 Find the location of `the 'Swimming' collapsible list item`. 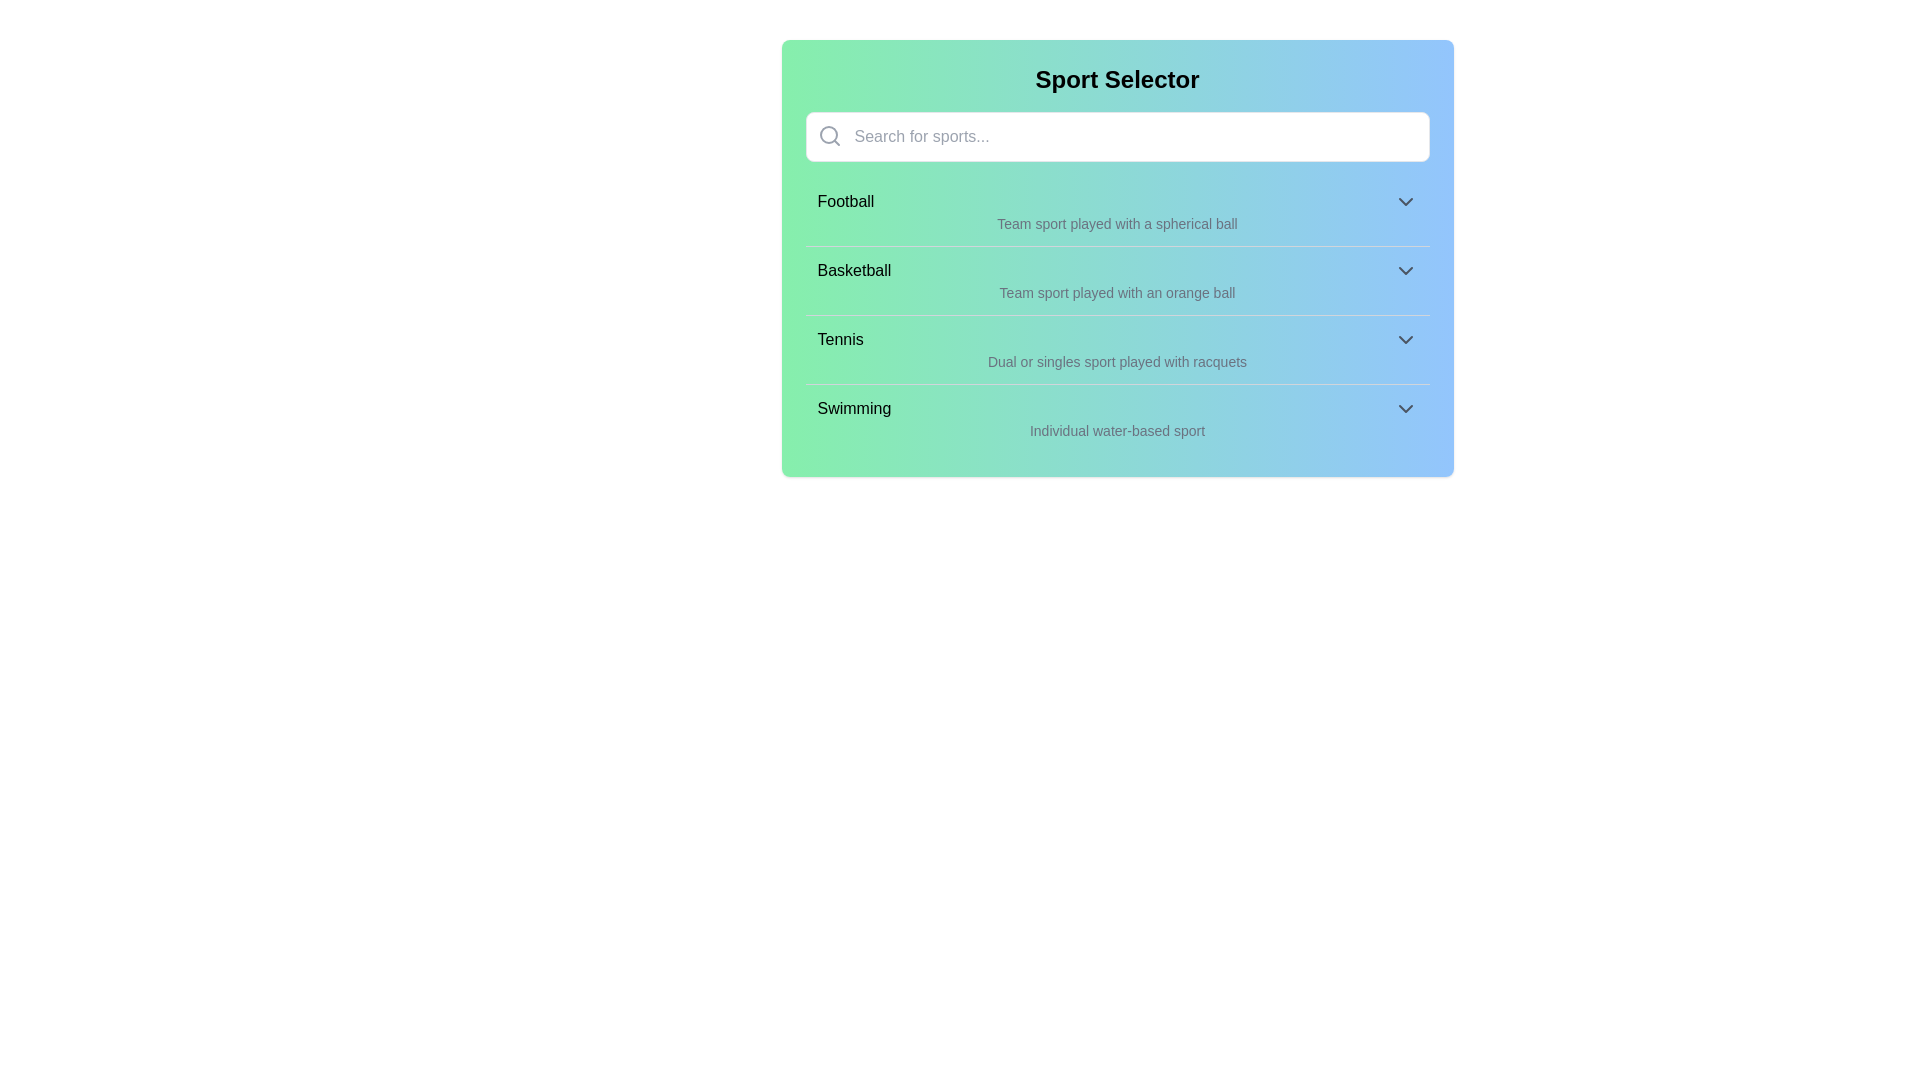

the 'Swimming' collapsible list item is located at coordinates (1116, 417).